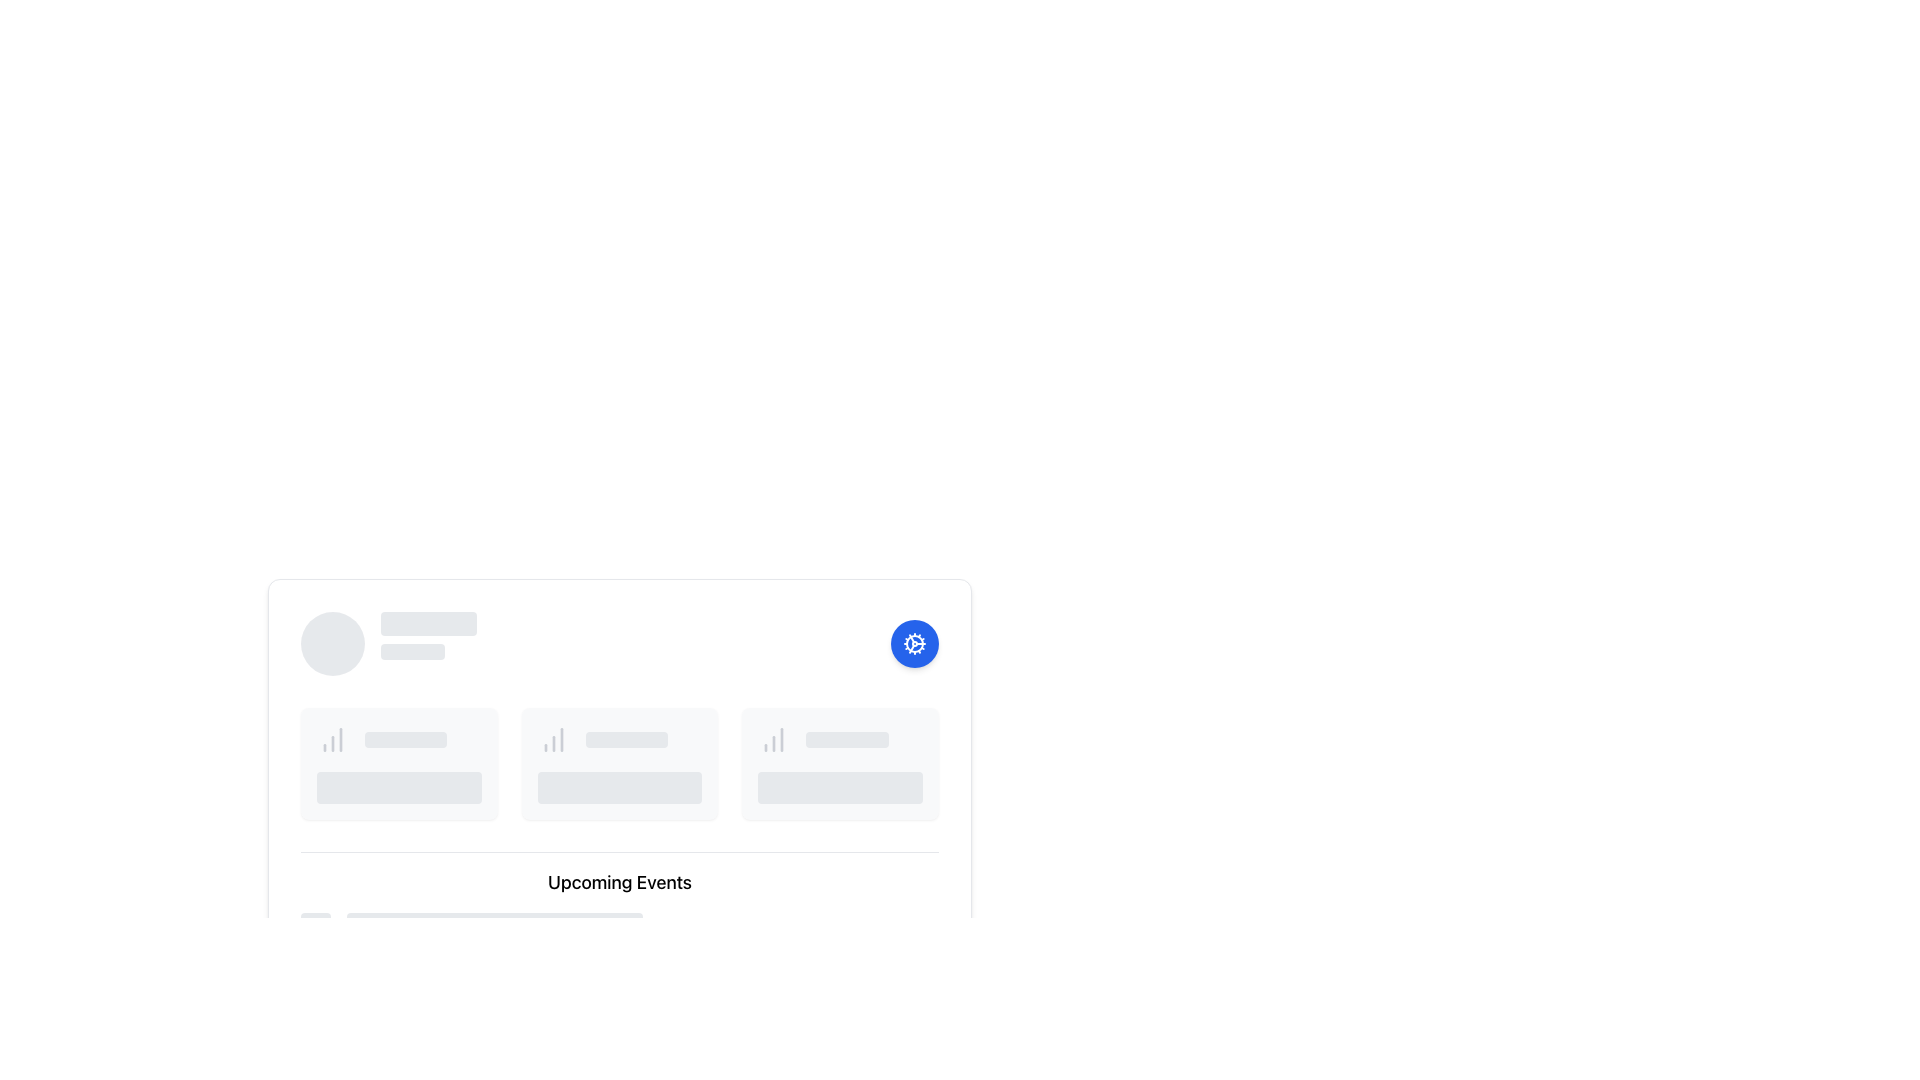  I want to click on the bar chart icon located on the left side of the horizontal group of visual components within the card to interpret its visual representation, so click(553, 740).